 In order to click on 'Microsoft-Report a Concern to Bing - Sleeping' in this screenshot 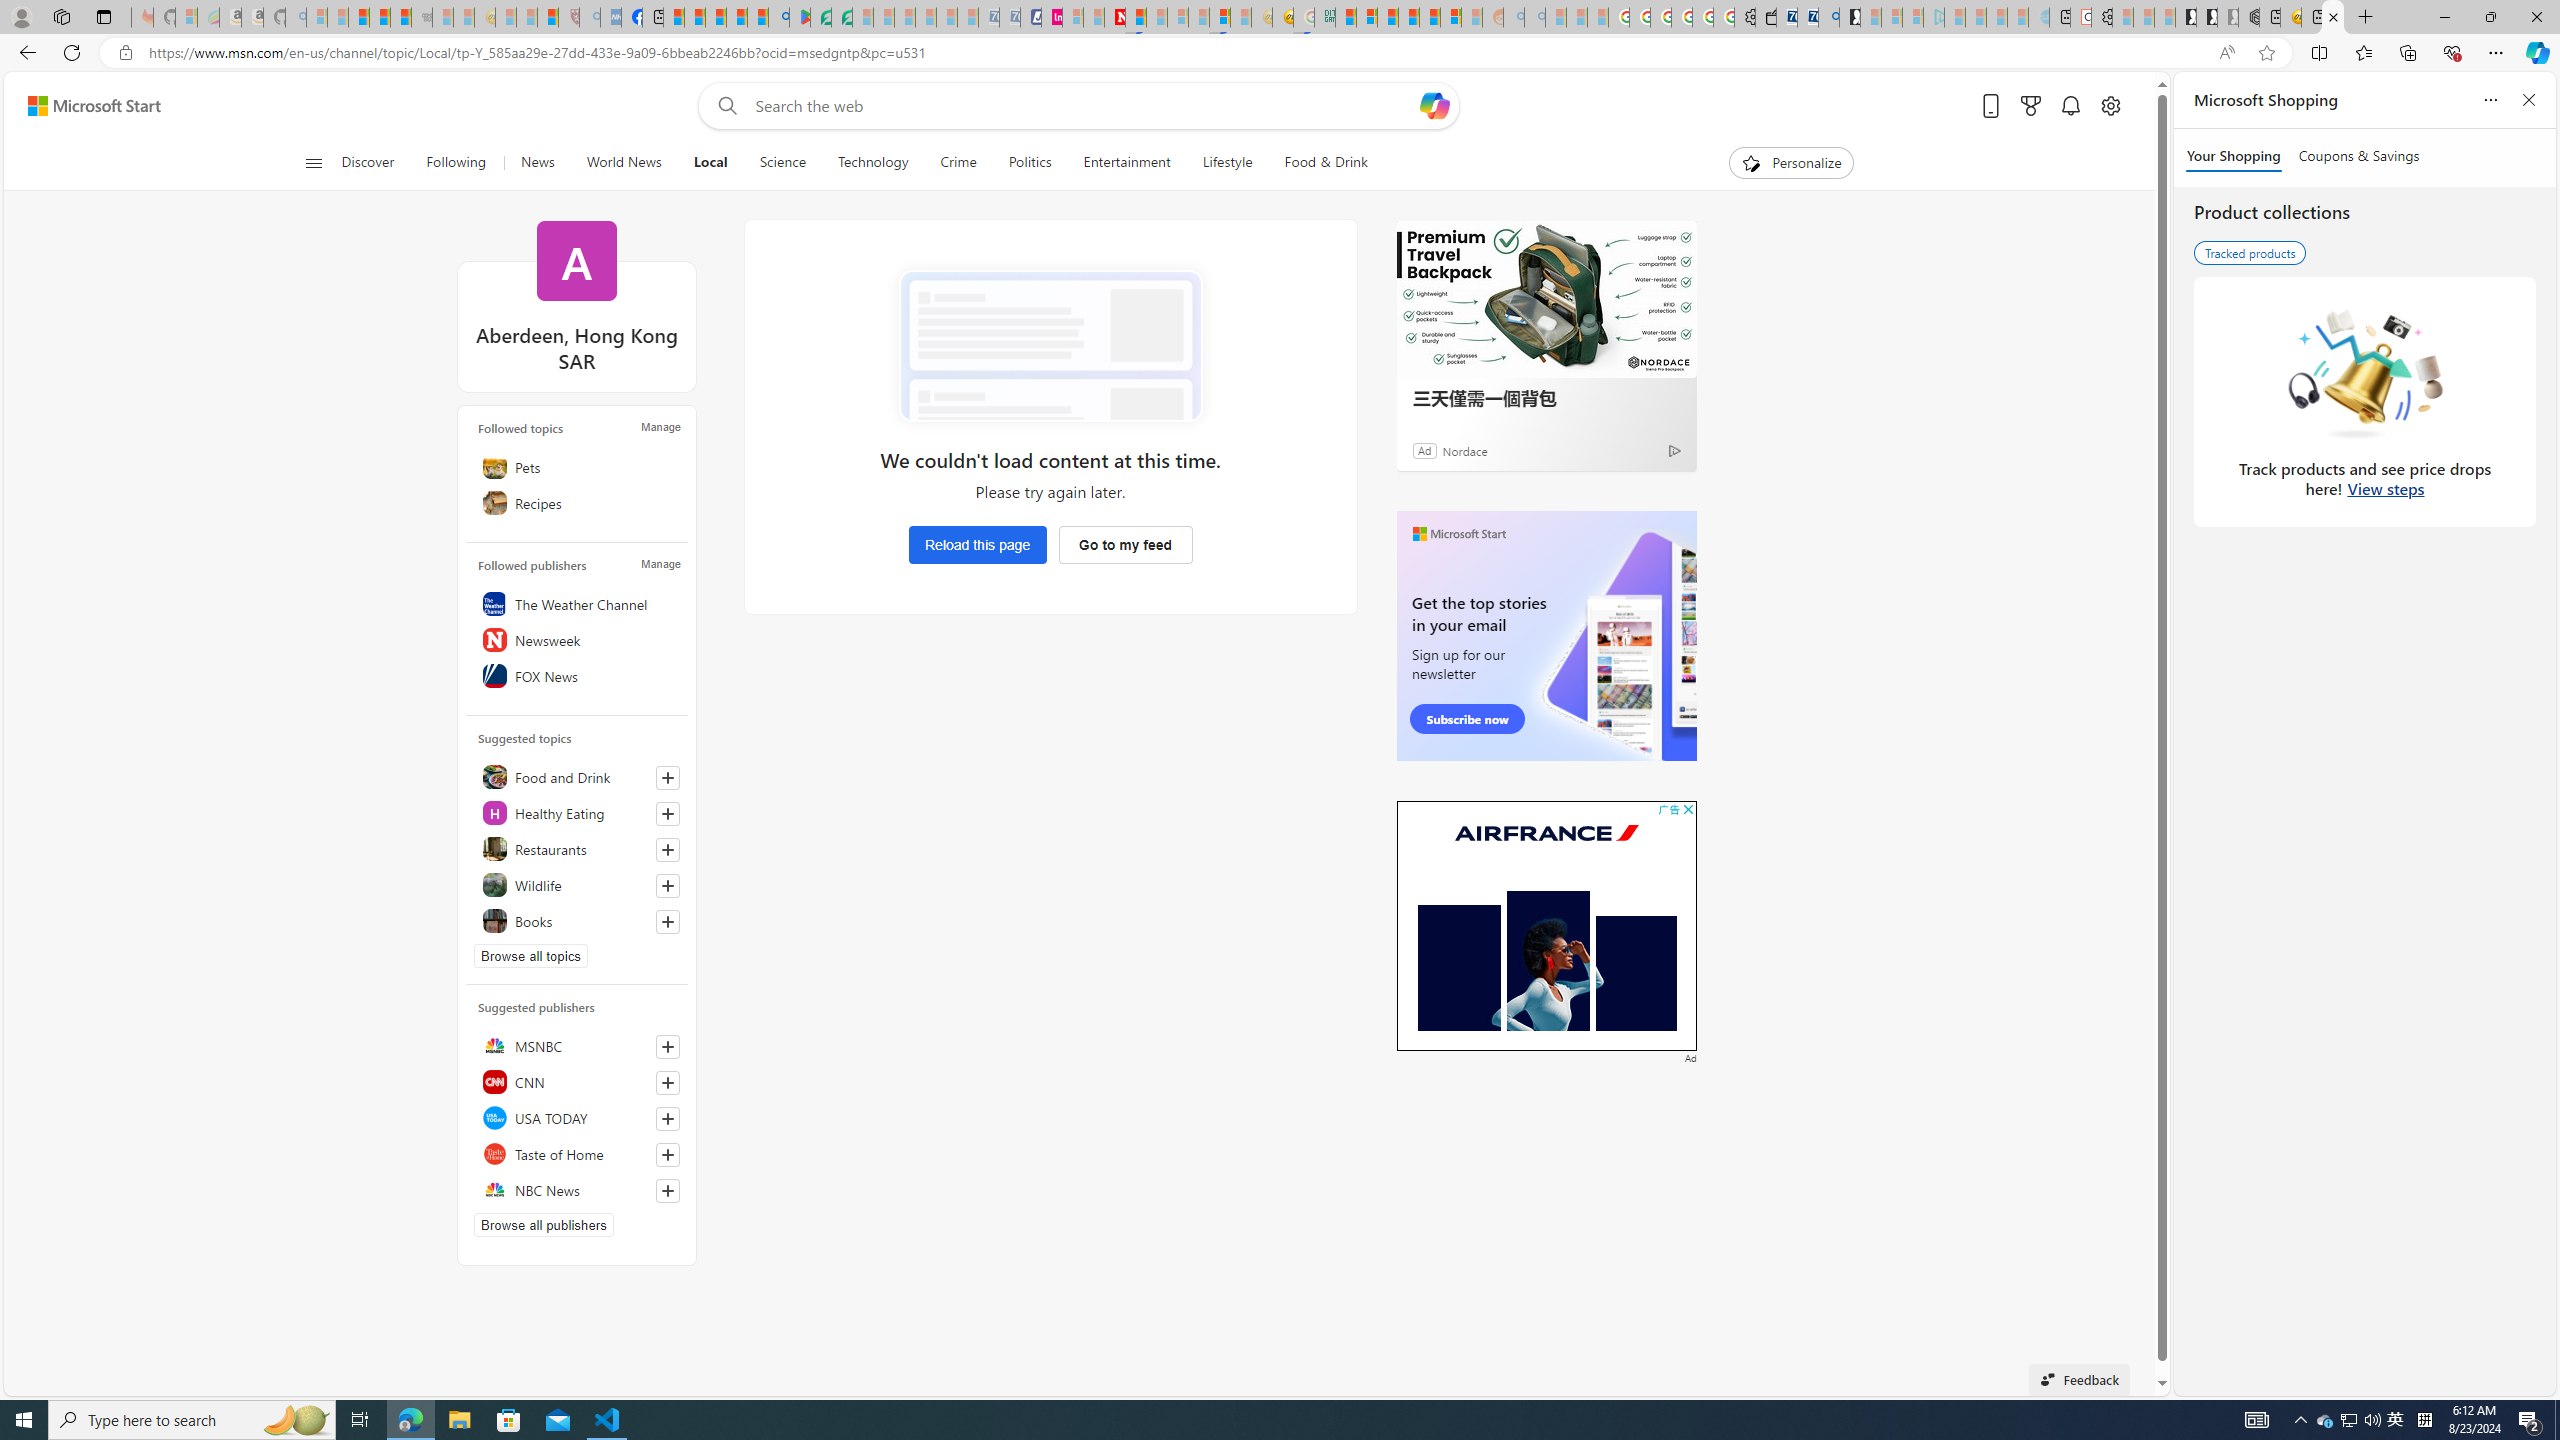, I will do `click(184, 16)`.